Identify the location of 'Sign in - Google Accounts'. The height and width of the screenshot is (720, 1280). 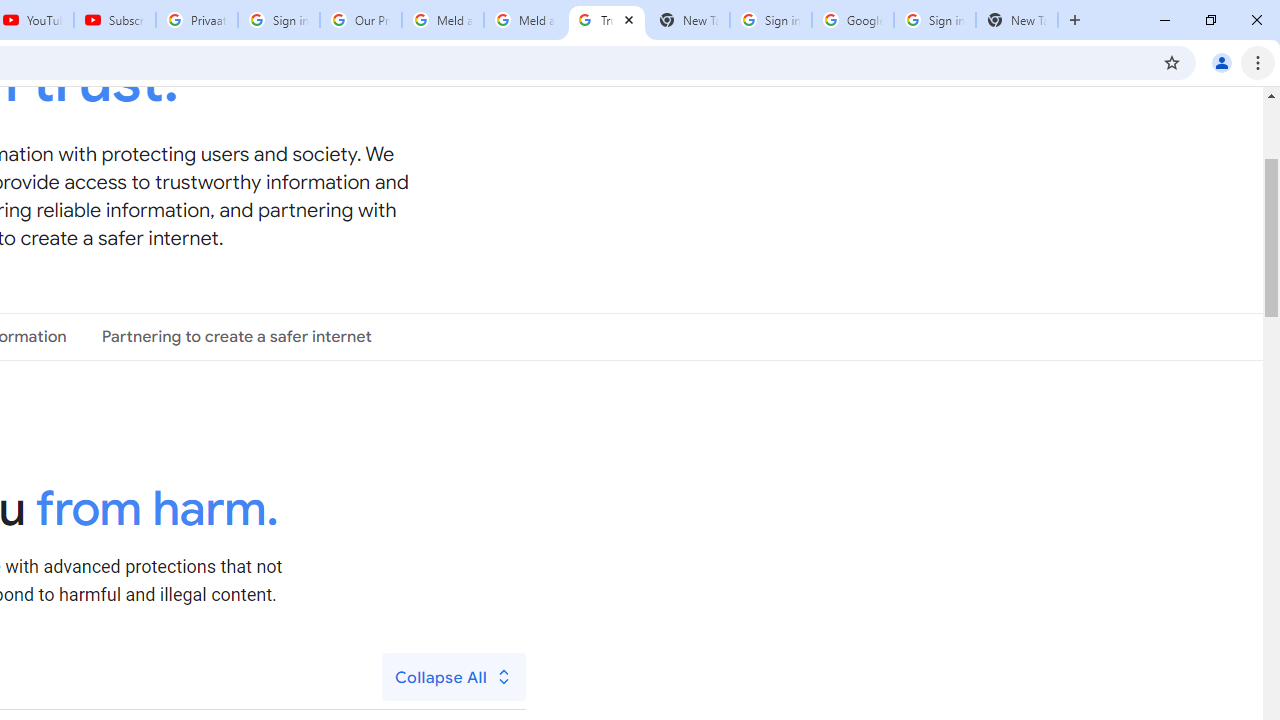
(934, 20).